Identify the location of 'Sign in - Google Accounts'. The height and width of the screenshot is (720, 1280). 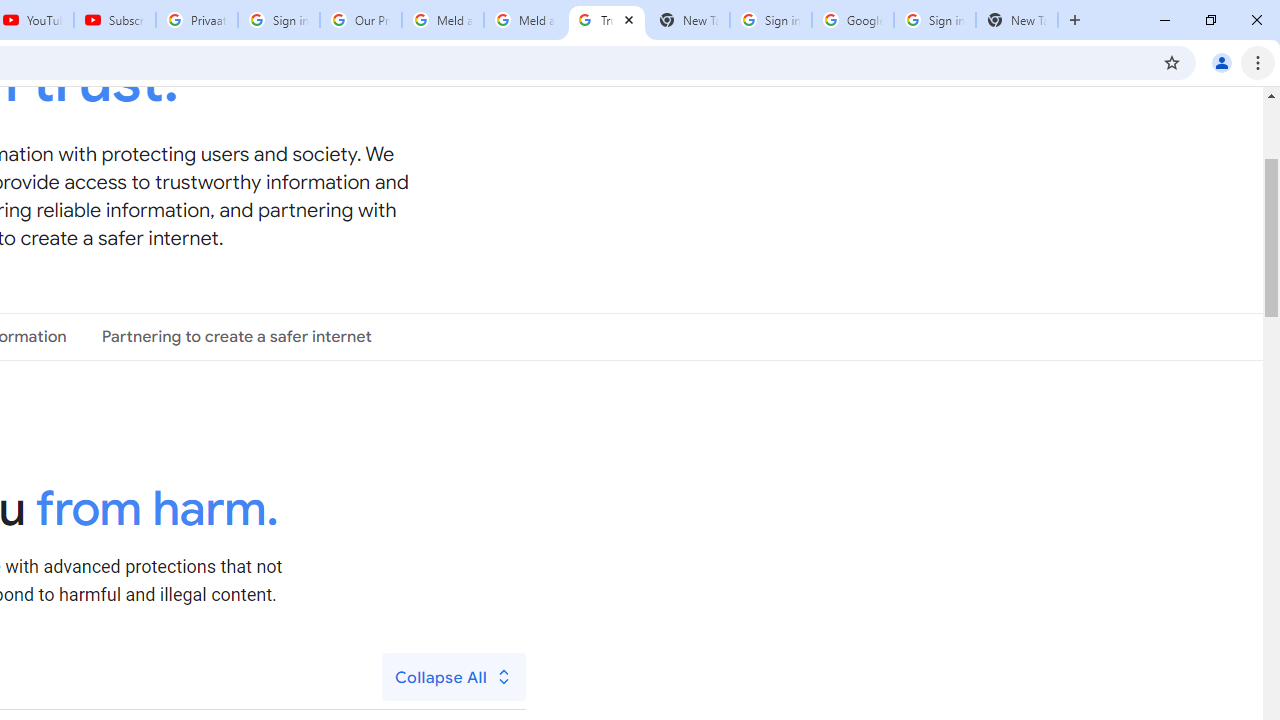
(934, 20).